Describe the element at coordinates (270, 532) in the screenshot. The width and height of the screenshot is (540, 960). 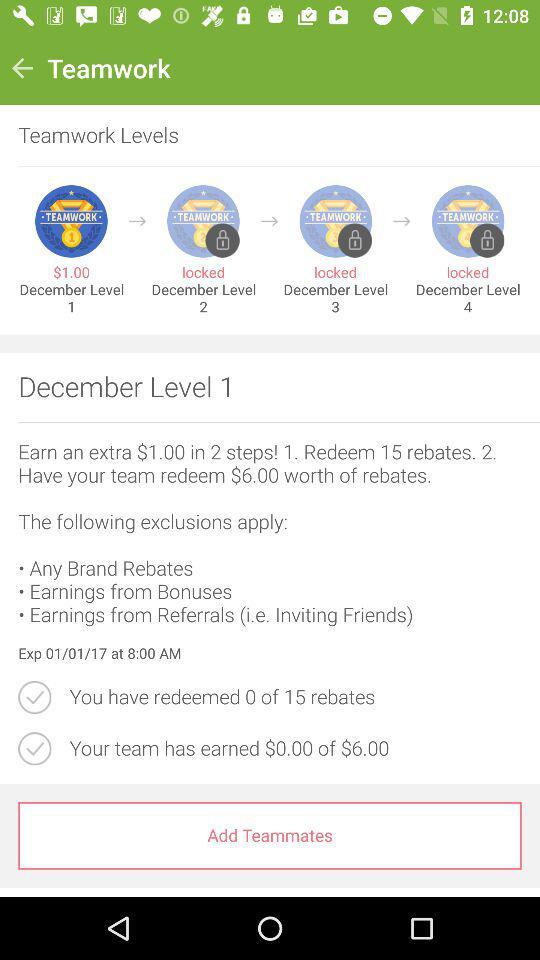
I see `the earn an extra icon` at that location.